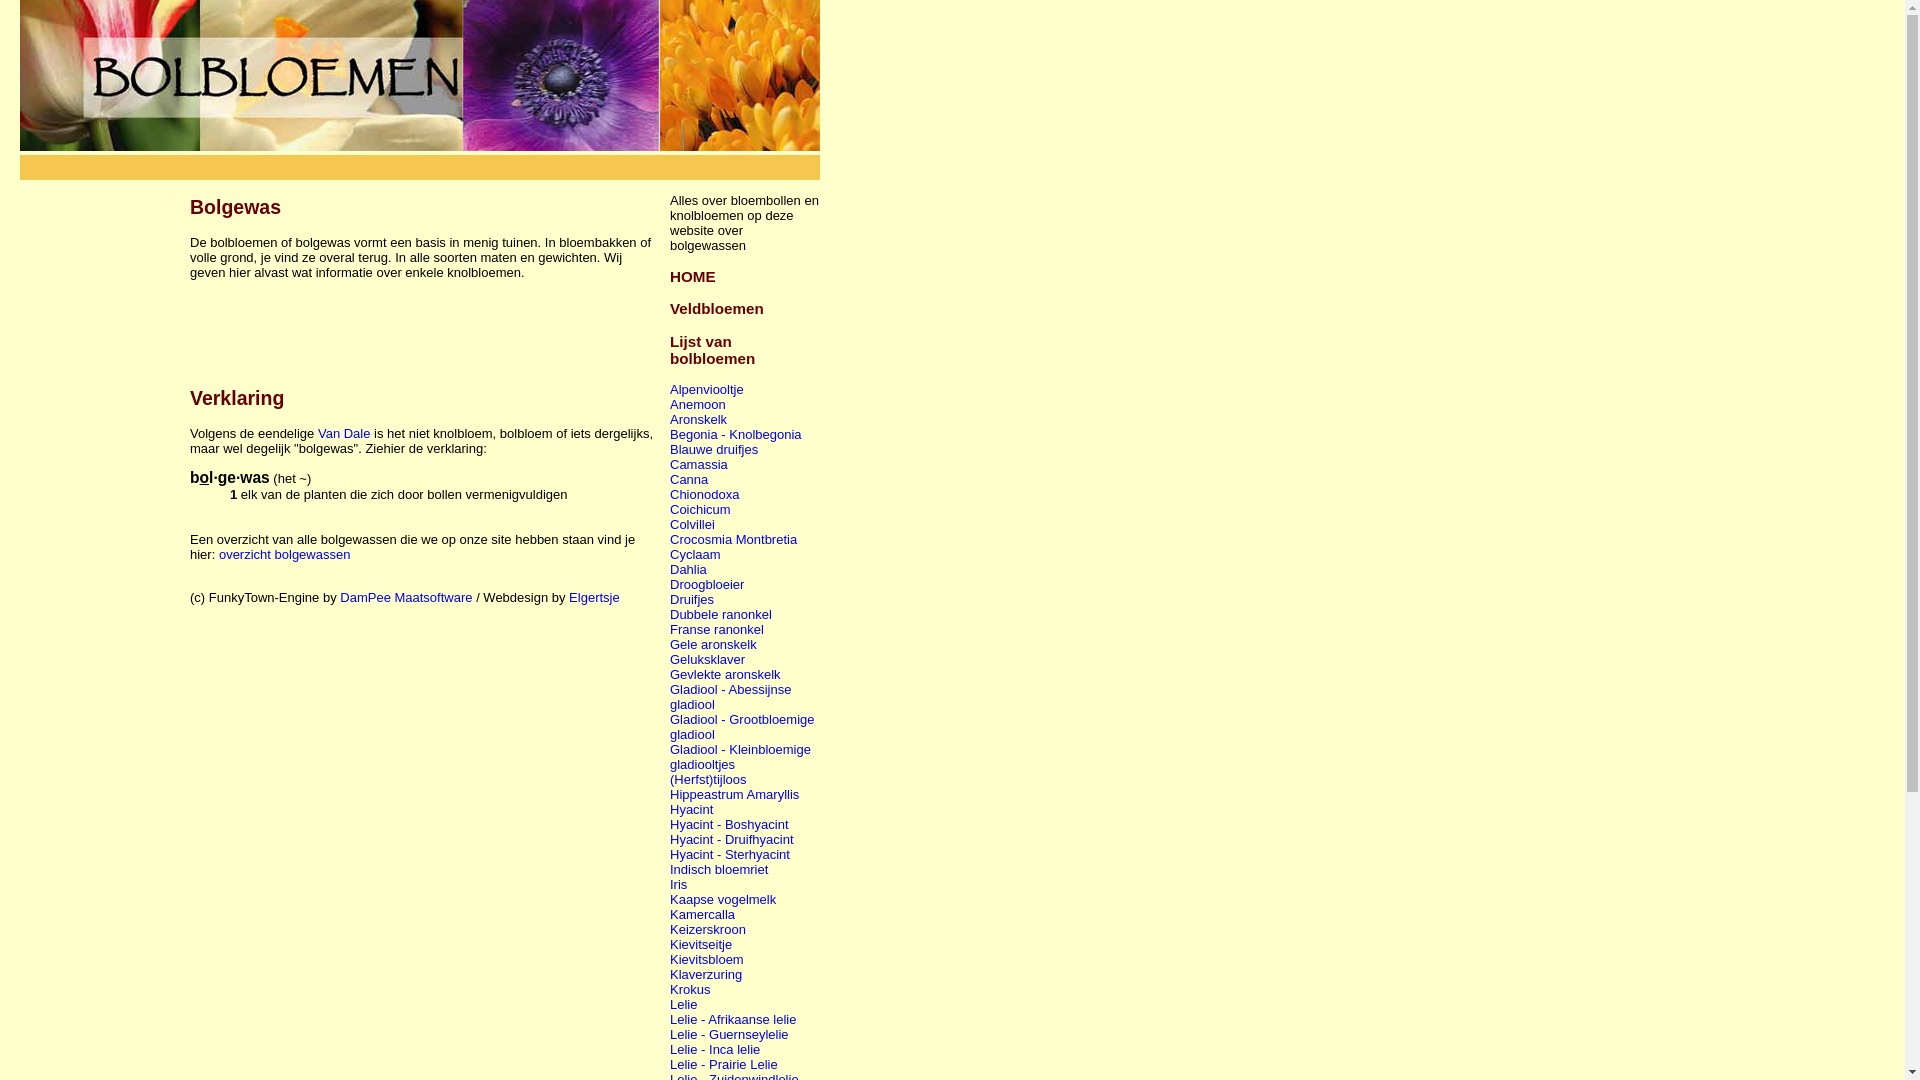 The image size is (1920, 1080). Describe the element at coordinates (697, 404) in the screenshot. I see `'Anemoon'` at that location.